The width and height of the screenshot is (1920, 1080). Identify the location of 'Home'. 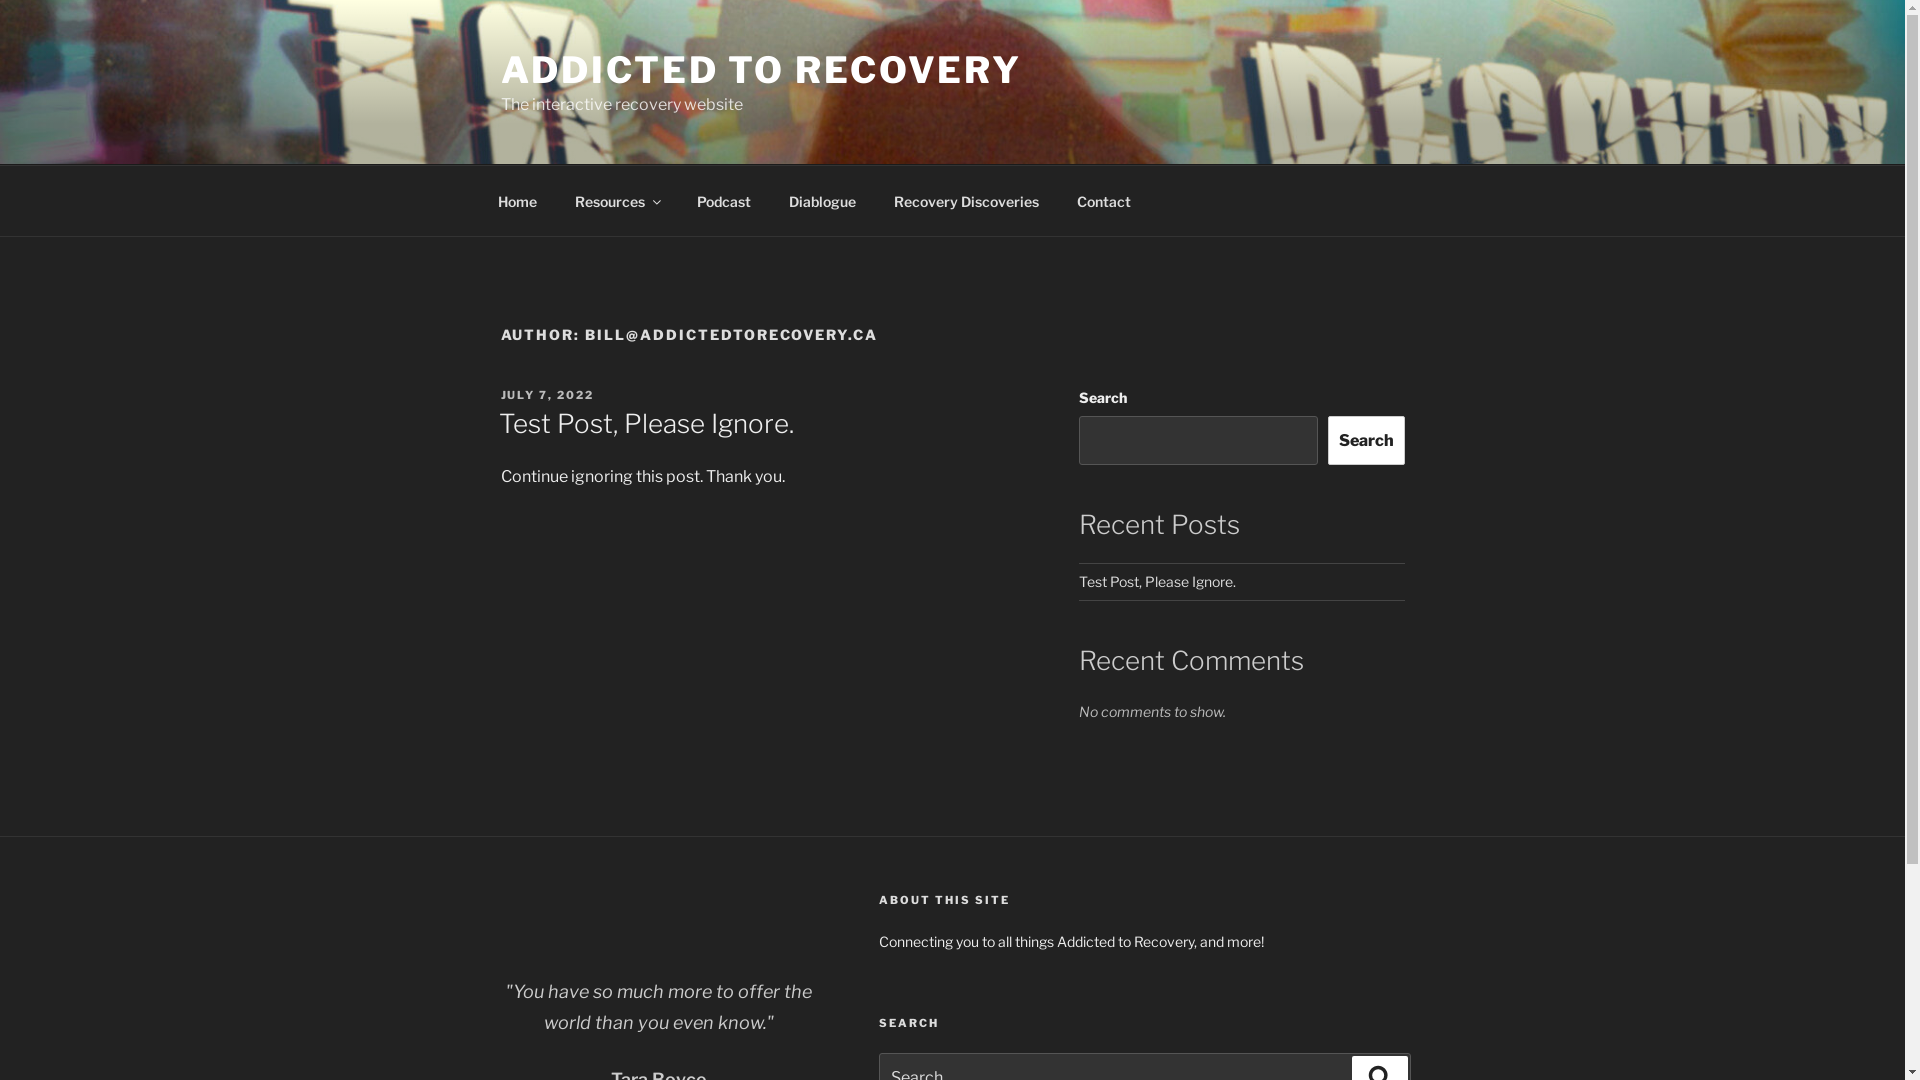
(517, 200).